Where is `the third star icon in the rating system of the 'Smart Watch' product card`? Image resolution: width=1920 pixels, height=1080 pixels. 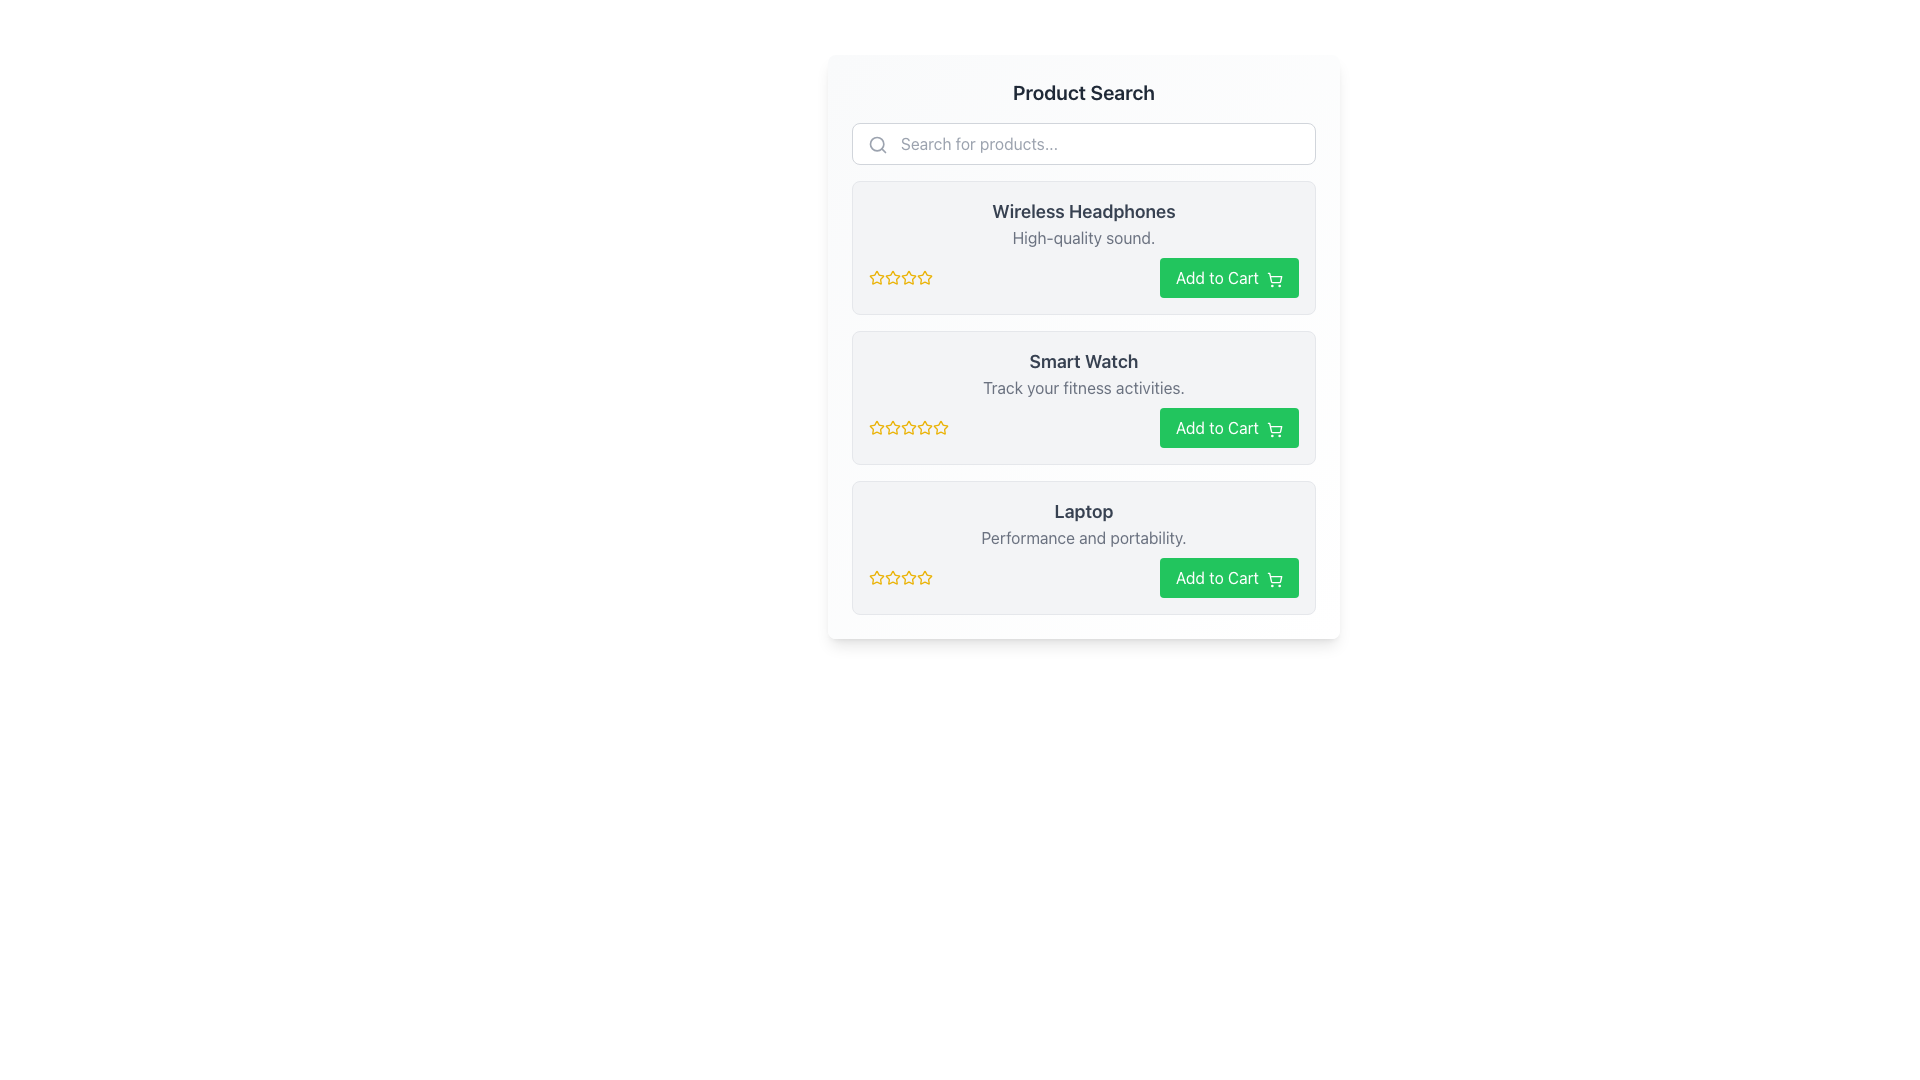
the third star icon in the rating system of the 'Smart Watch' product card is located at coordinates (924, 426).